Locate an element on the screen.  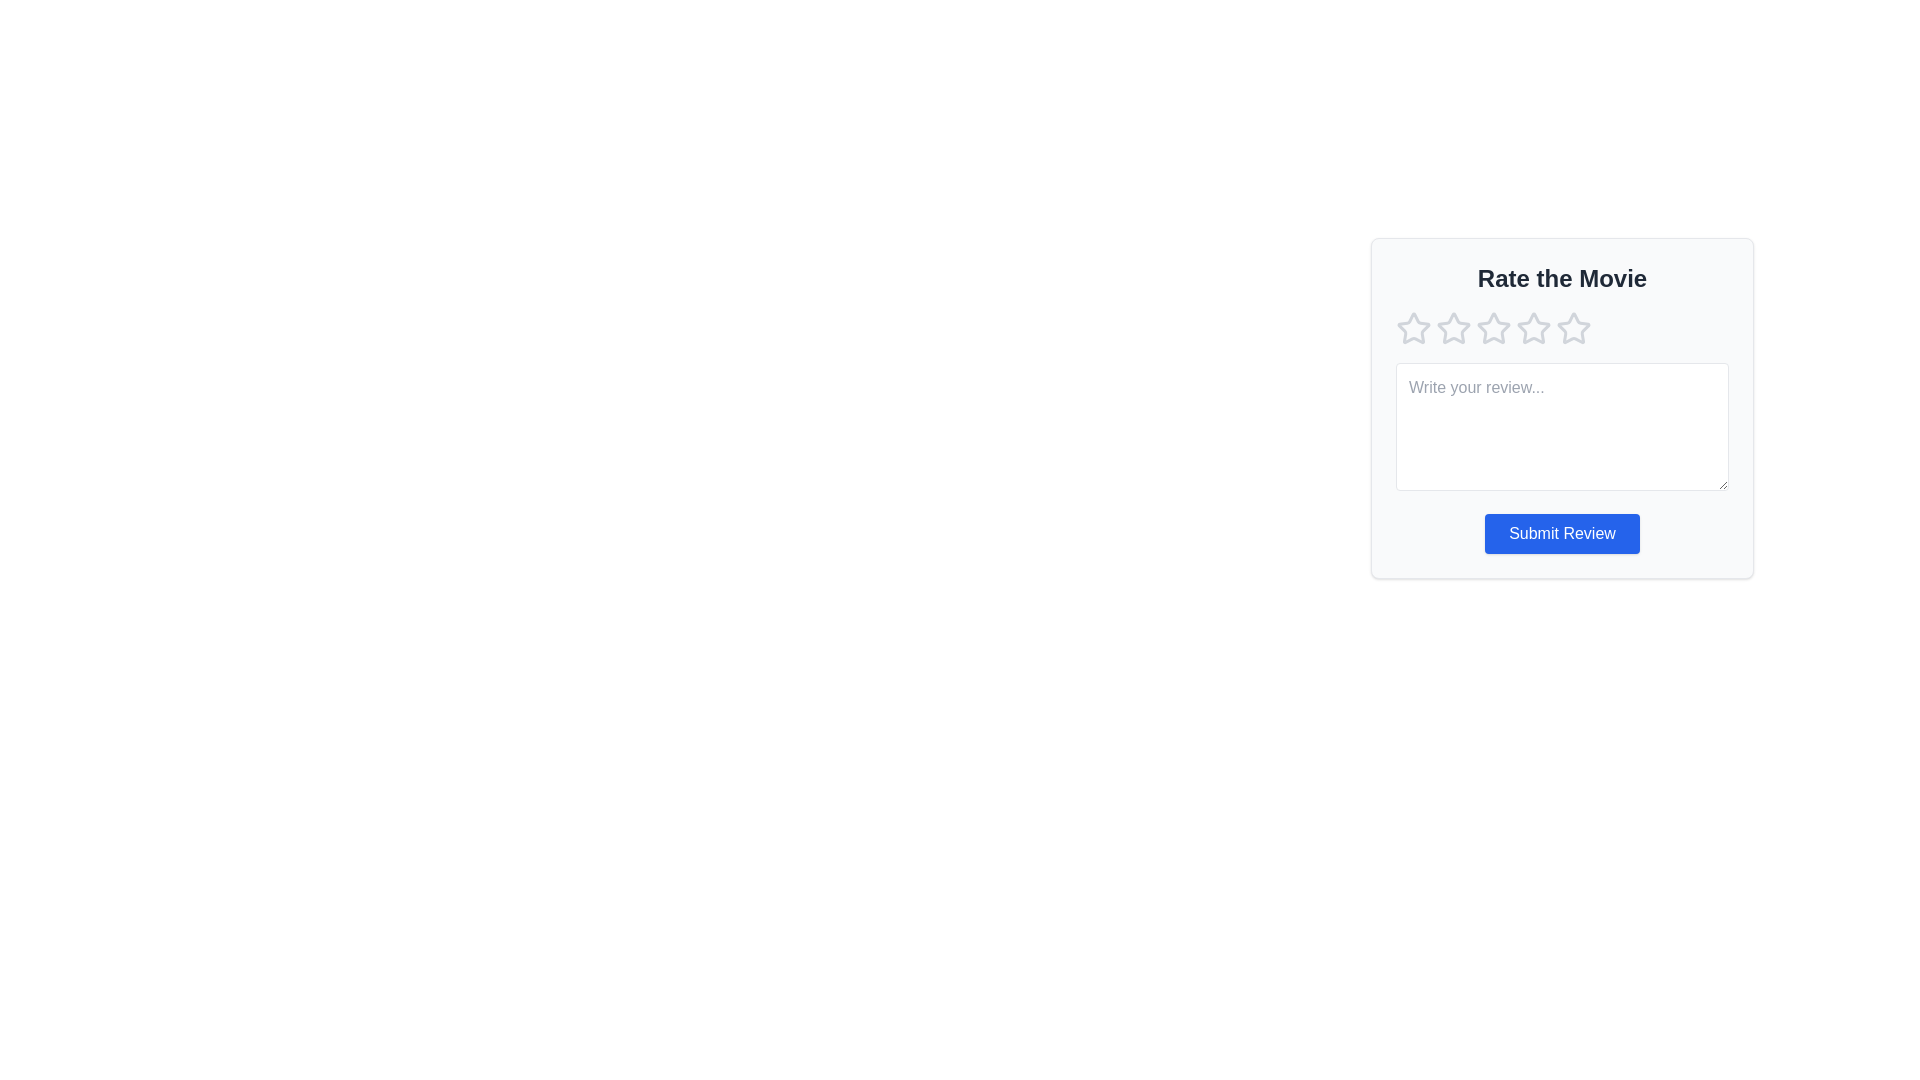
the star rating to 4 by clicking on the corresponding star is located at coordinates (1533, 327).